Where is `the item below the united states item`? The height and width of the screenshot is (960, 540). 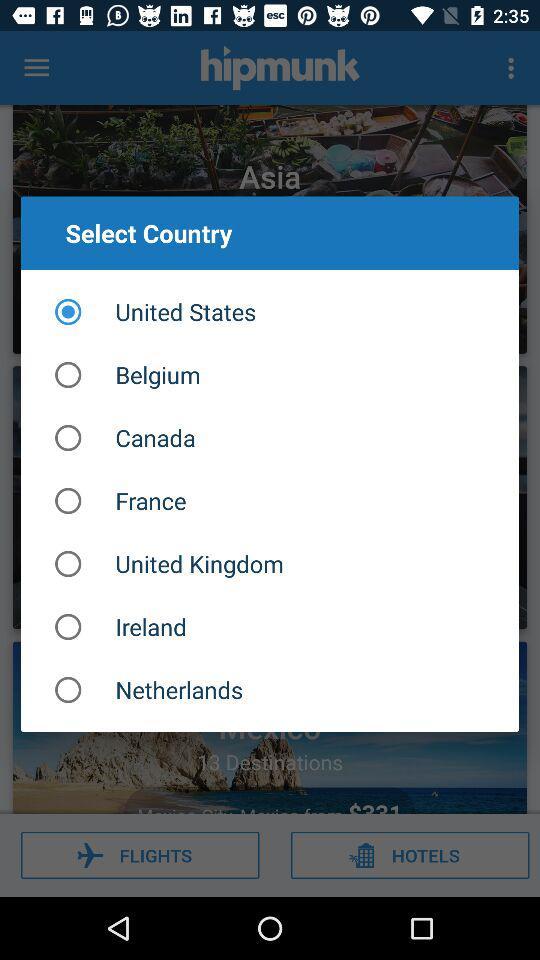 the item below the united states item is located at coordinates (270, 373).